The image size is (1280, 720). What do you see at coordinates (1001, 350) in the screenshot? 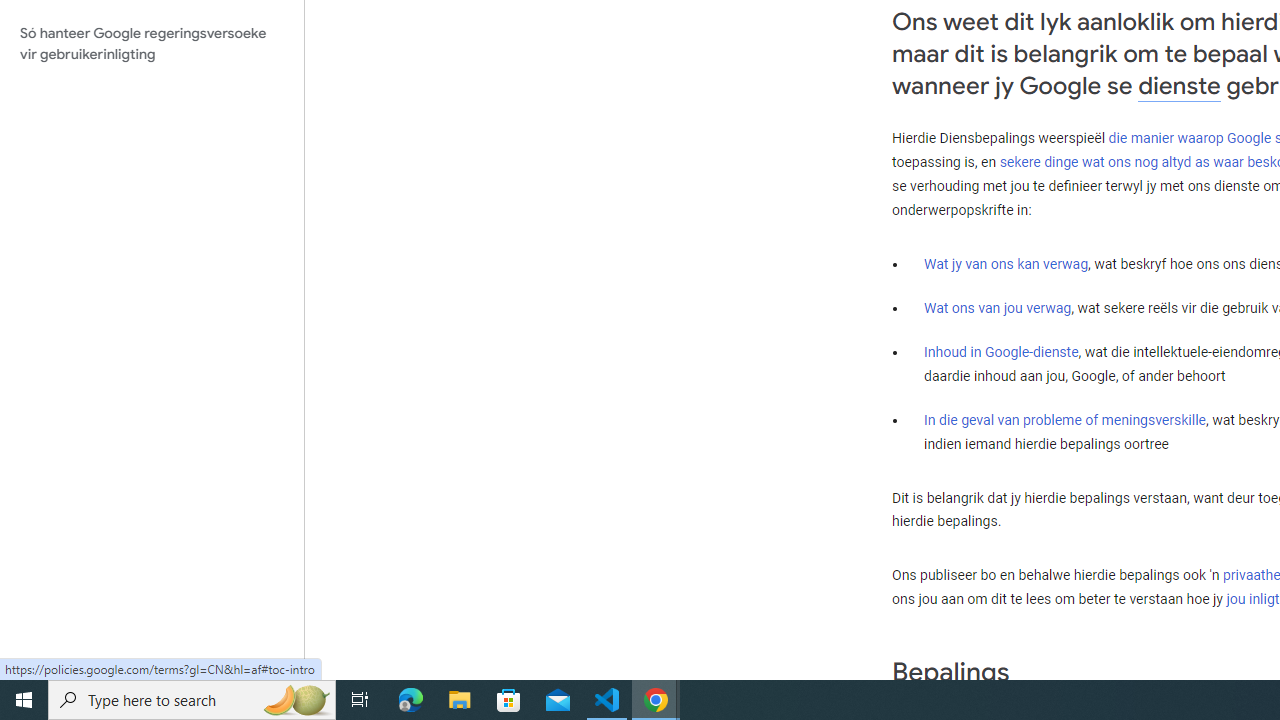
I see `'Inhoud in Google-dienste'` at bounding box center [1001, 350].